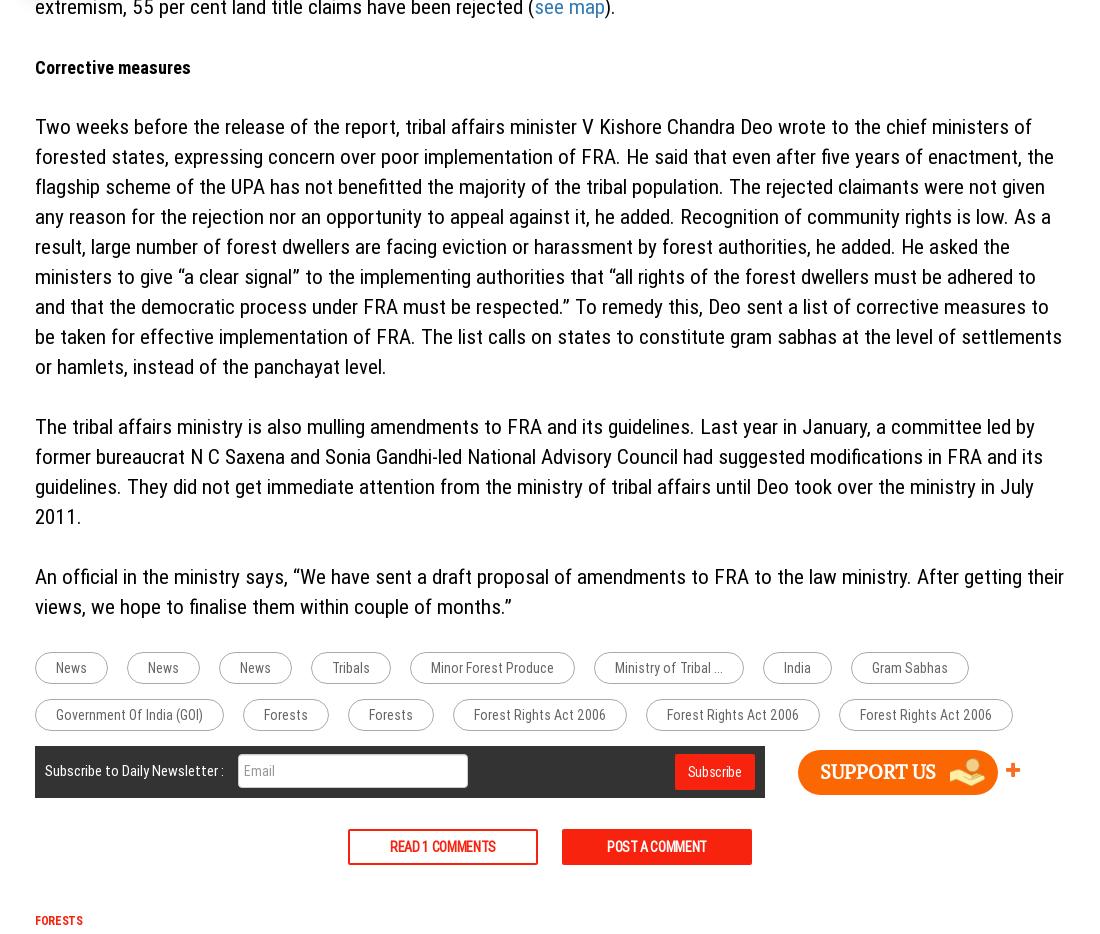 This screenshot has height=934, width=1100. What do you see at coordinates (797, 666) in the screenshot?
I see `'India'` at bounding box center [797, 666].